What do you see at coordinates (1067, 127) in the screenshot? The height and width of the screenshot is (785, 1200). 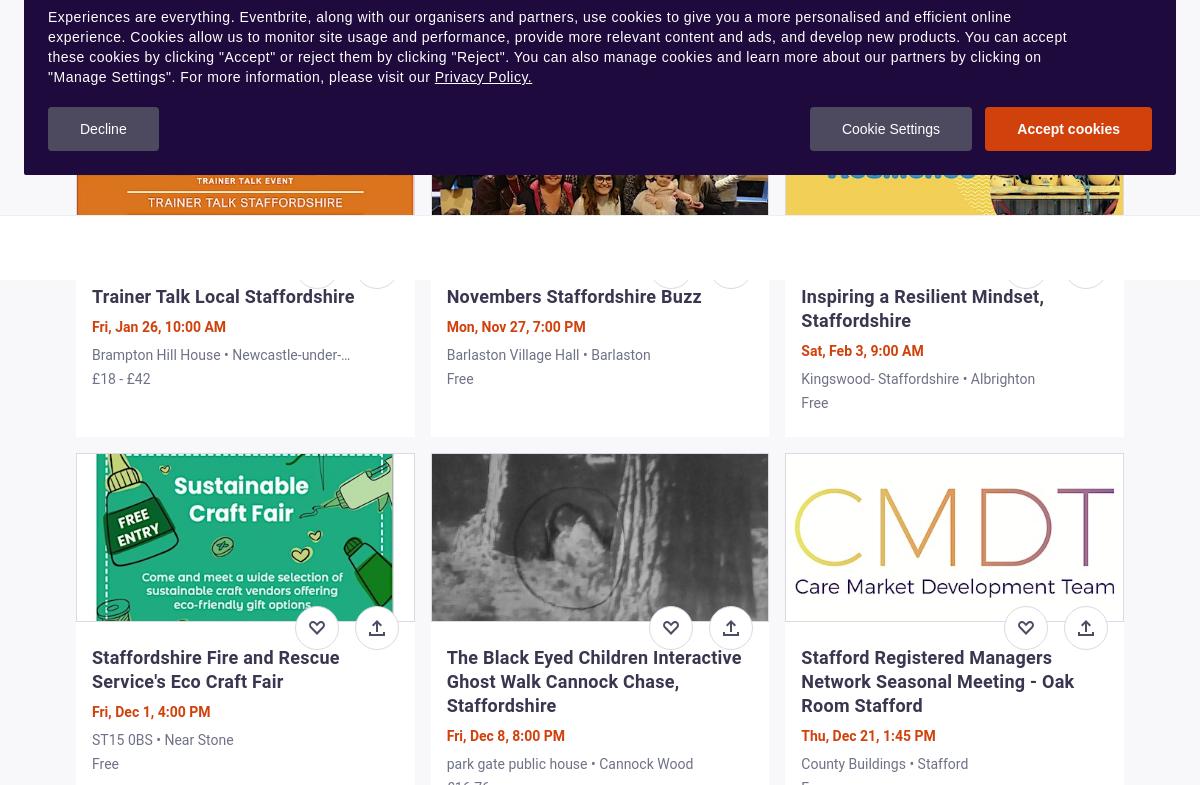 I see `'Accept cookies'` at bounding box center [1067, 127].